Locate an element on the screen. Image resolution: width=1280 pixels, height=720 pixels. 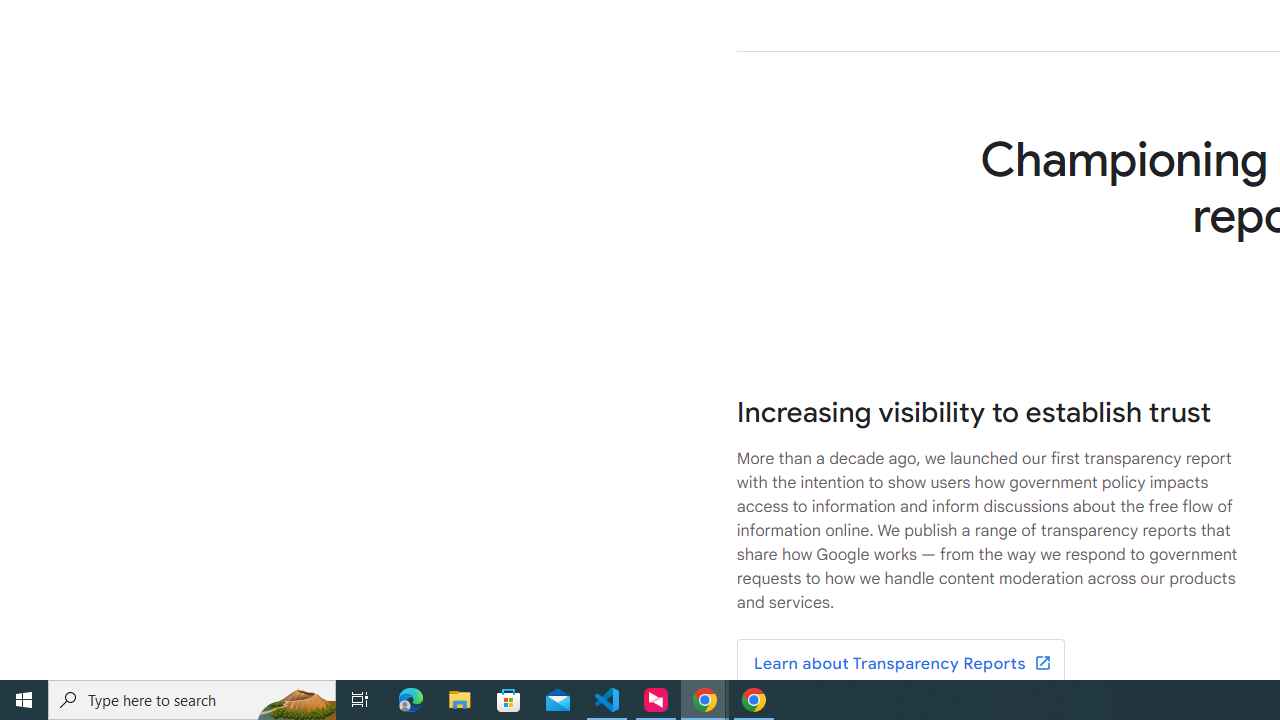
'Go to Transparency Report About web page' is located at coordinates (899, 664).